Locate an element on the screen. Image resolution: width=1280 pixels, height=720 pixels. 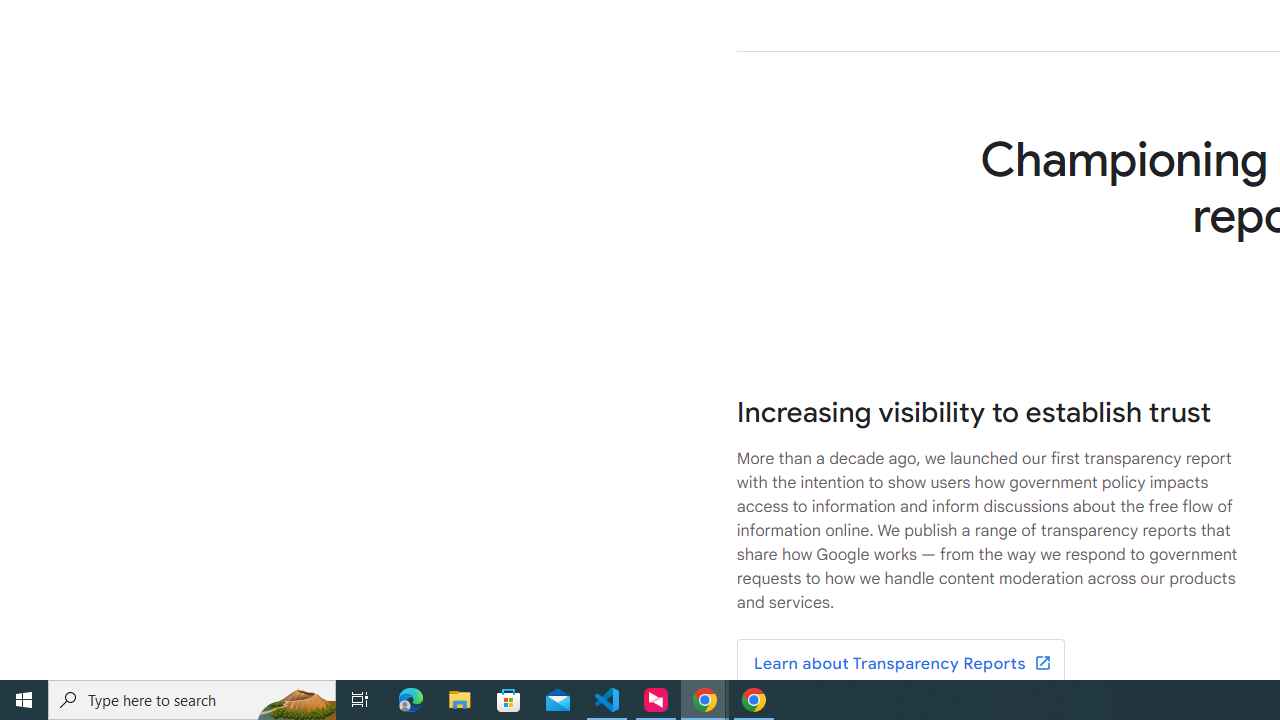
'Go to Transparency Report About web page' is located at coordinates (899, 664).